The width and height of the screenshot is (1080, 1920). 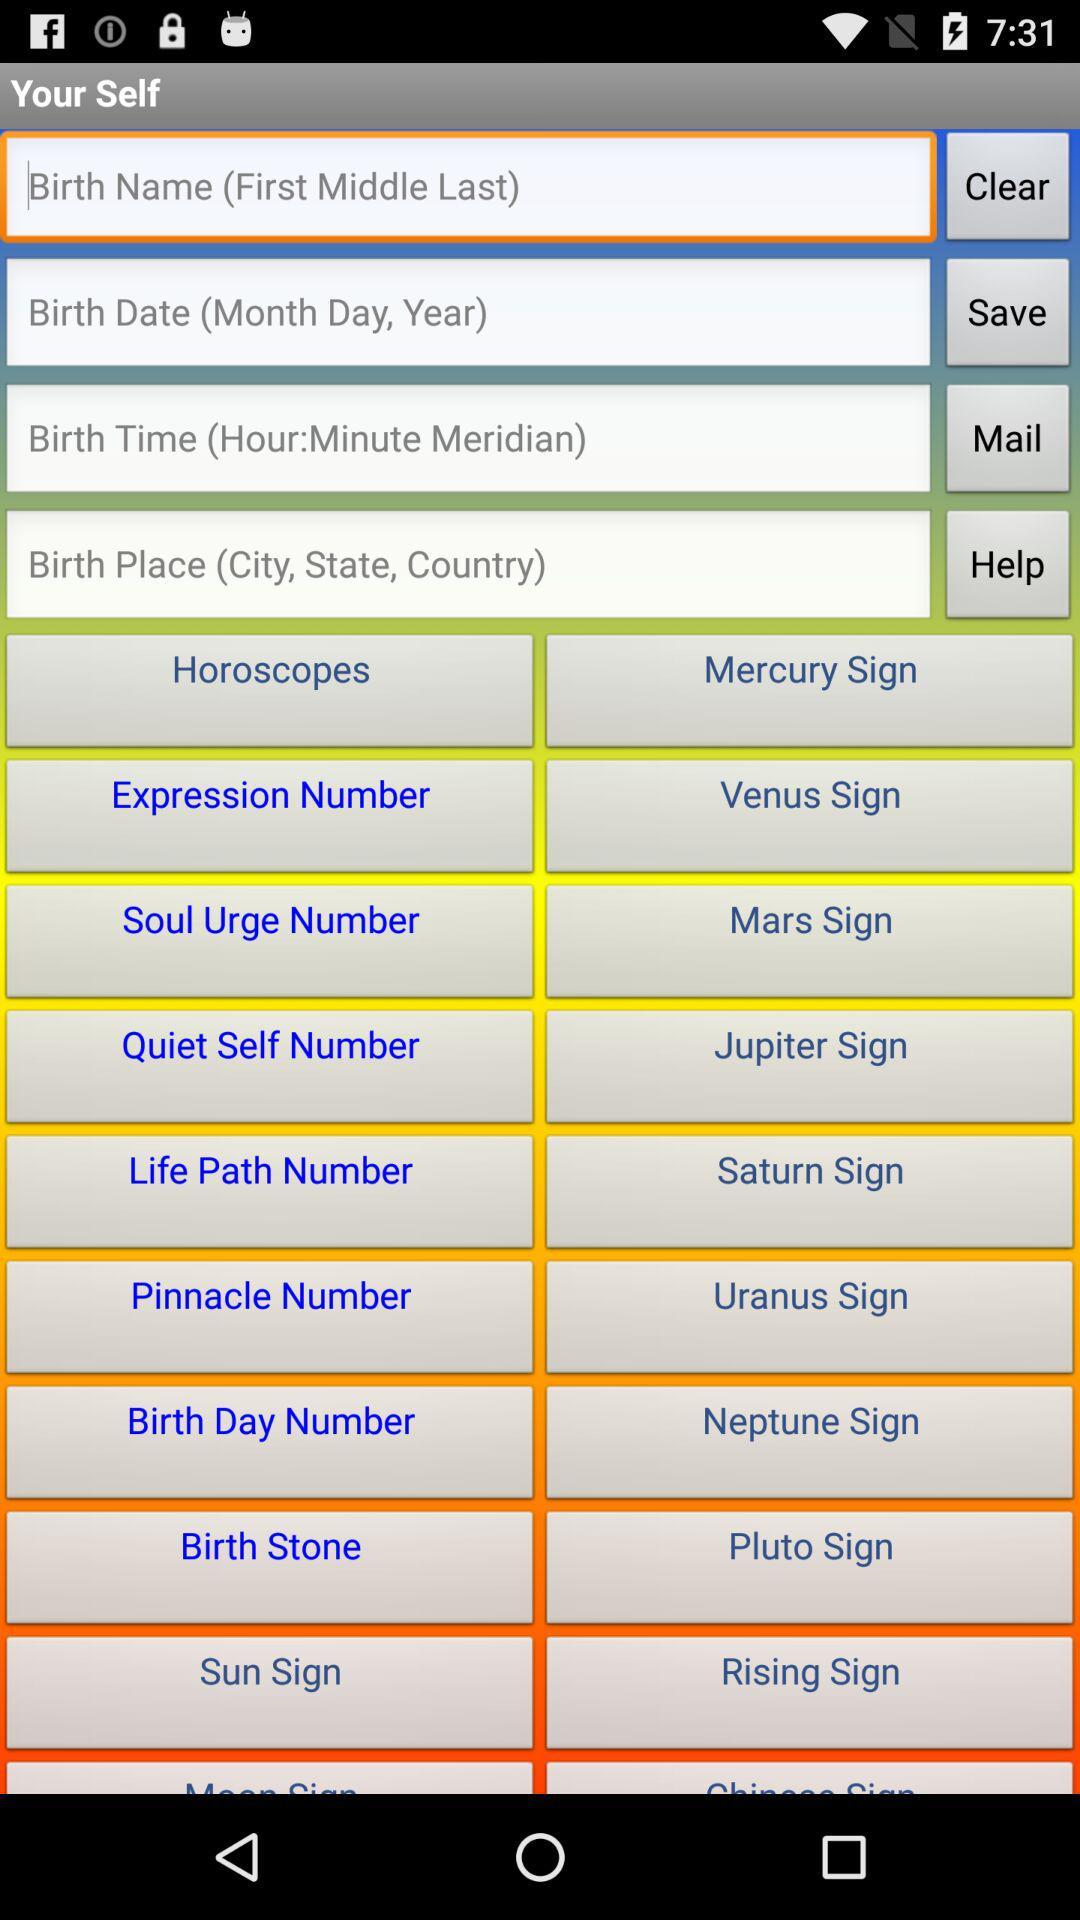 I want to click on birth region, so click(x=468, y=569).